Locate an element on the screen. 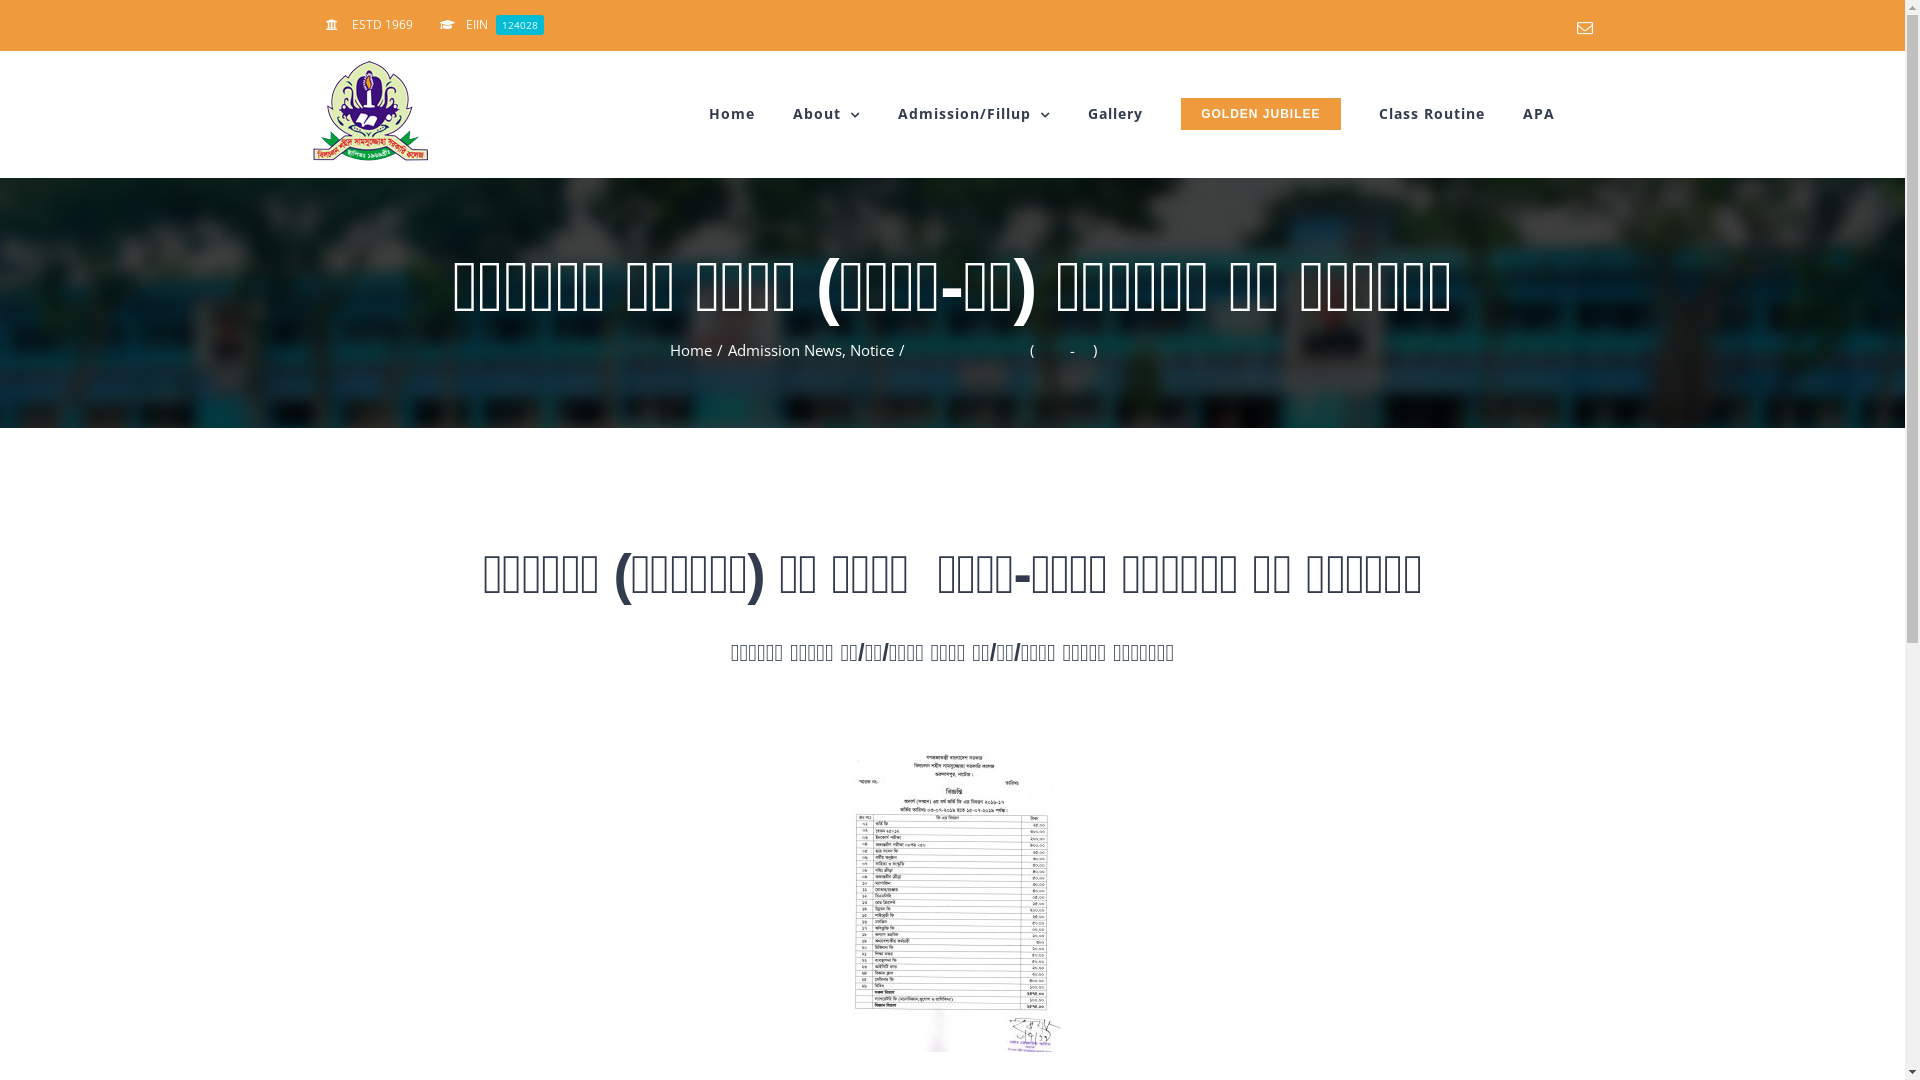  'Gallery' is located at coordinates (1114, 114).